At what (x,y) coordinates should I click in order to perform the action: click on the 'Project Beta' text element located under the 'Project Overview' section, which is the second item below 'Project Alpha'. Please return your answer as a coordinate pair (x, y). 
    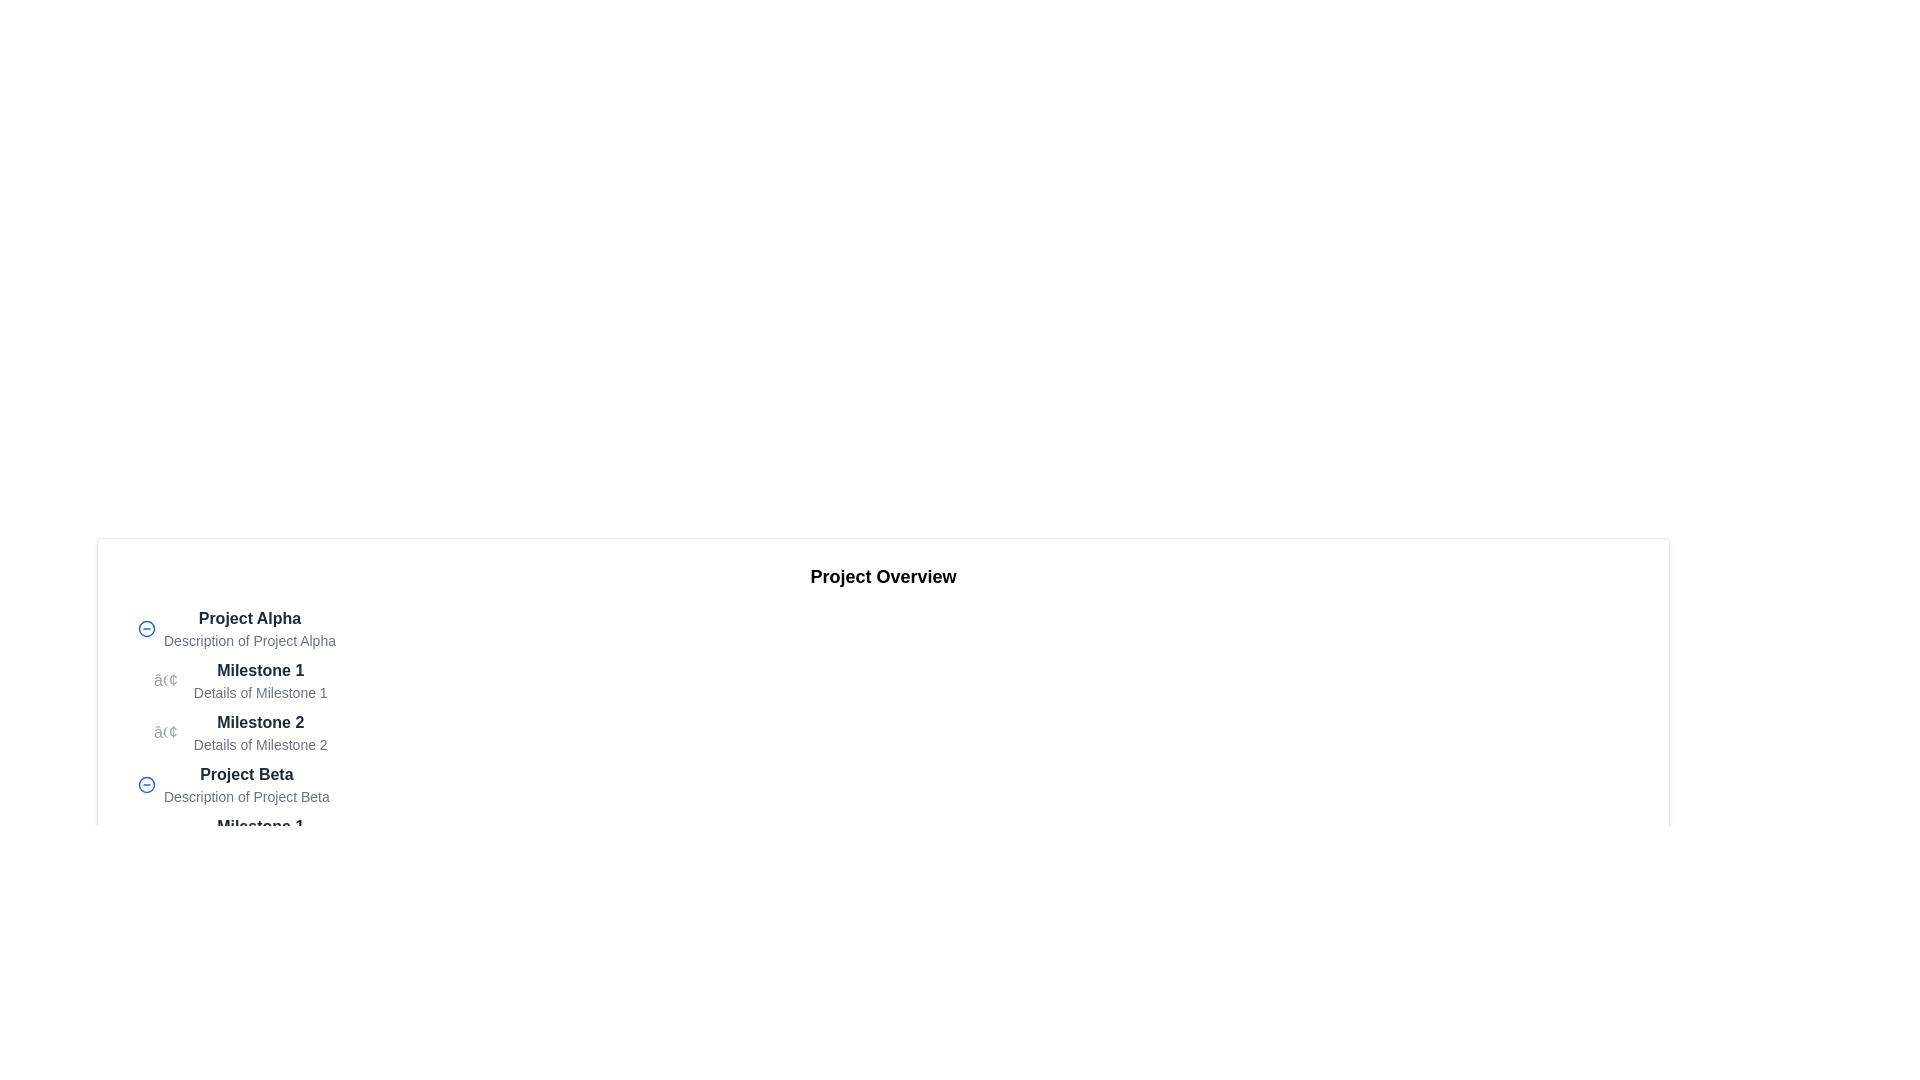
    Looking at the image, I should click on (245, 784).